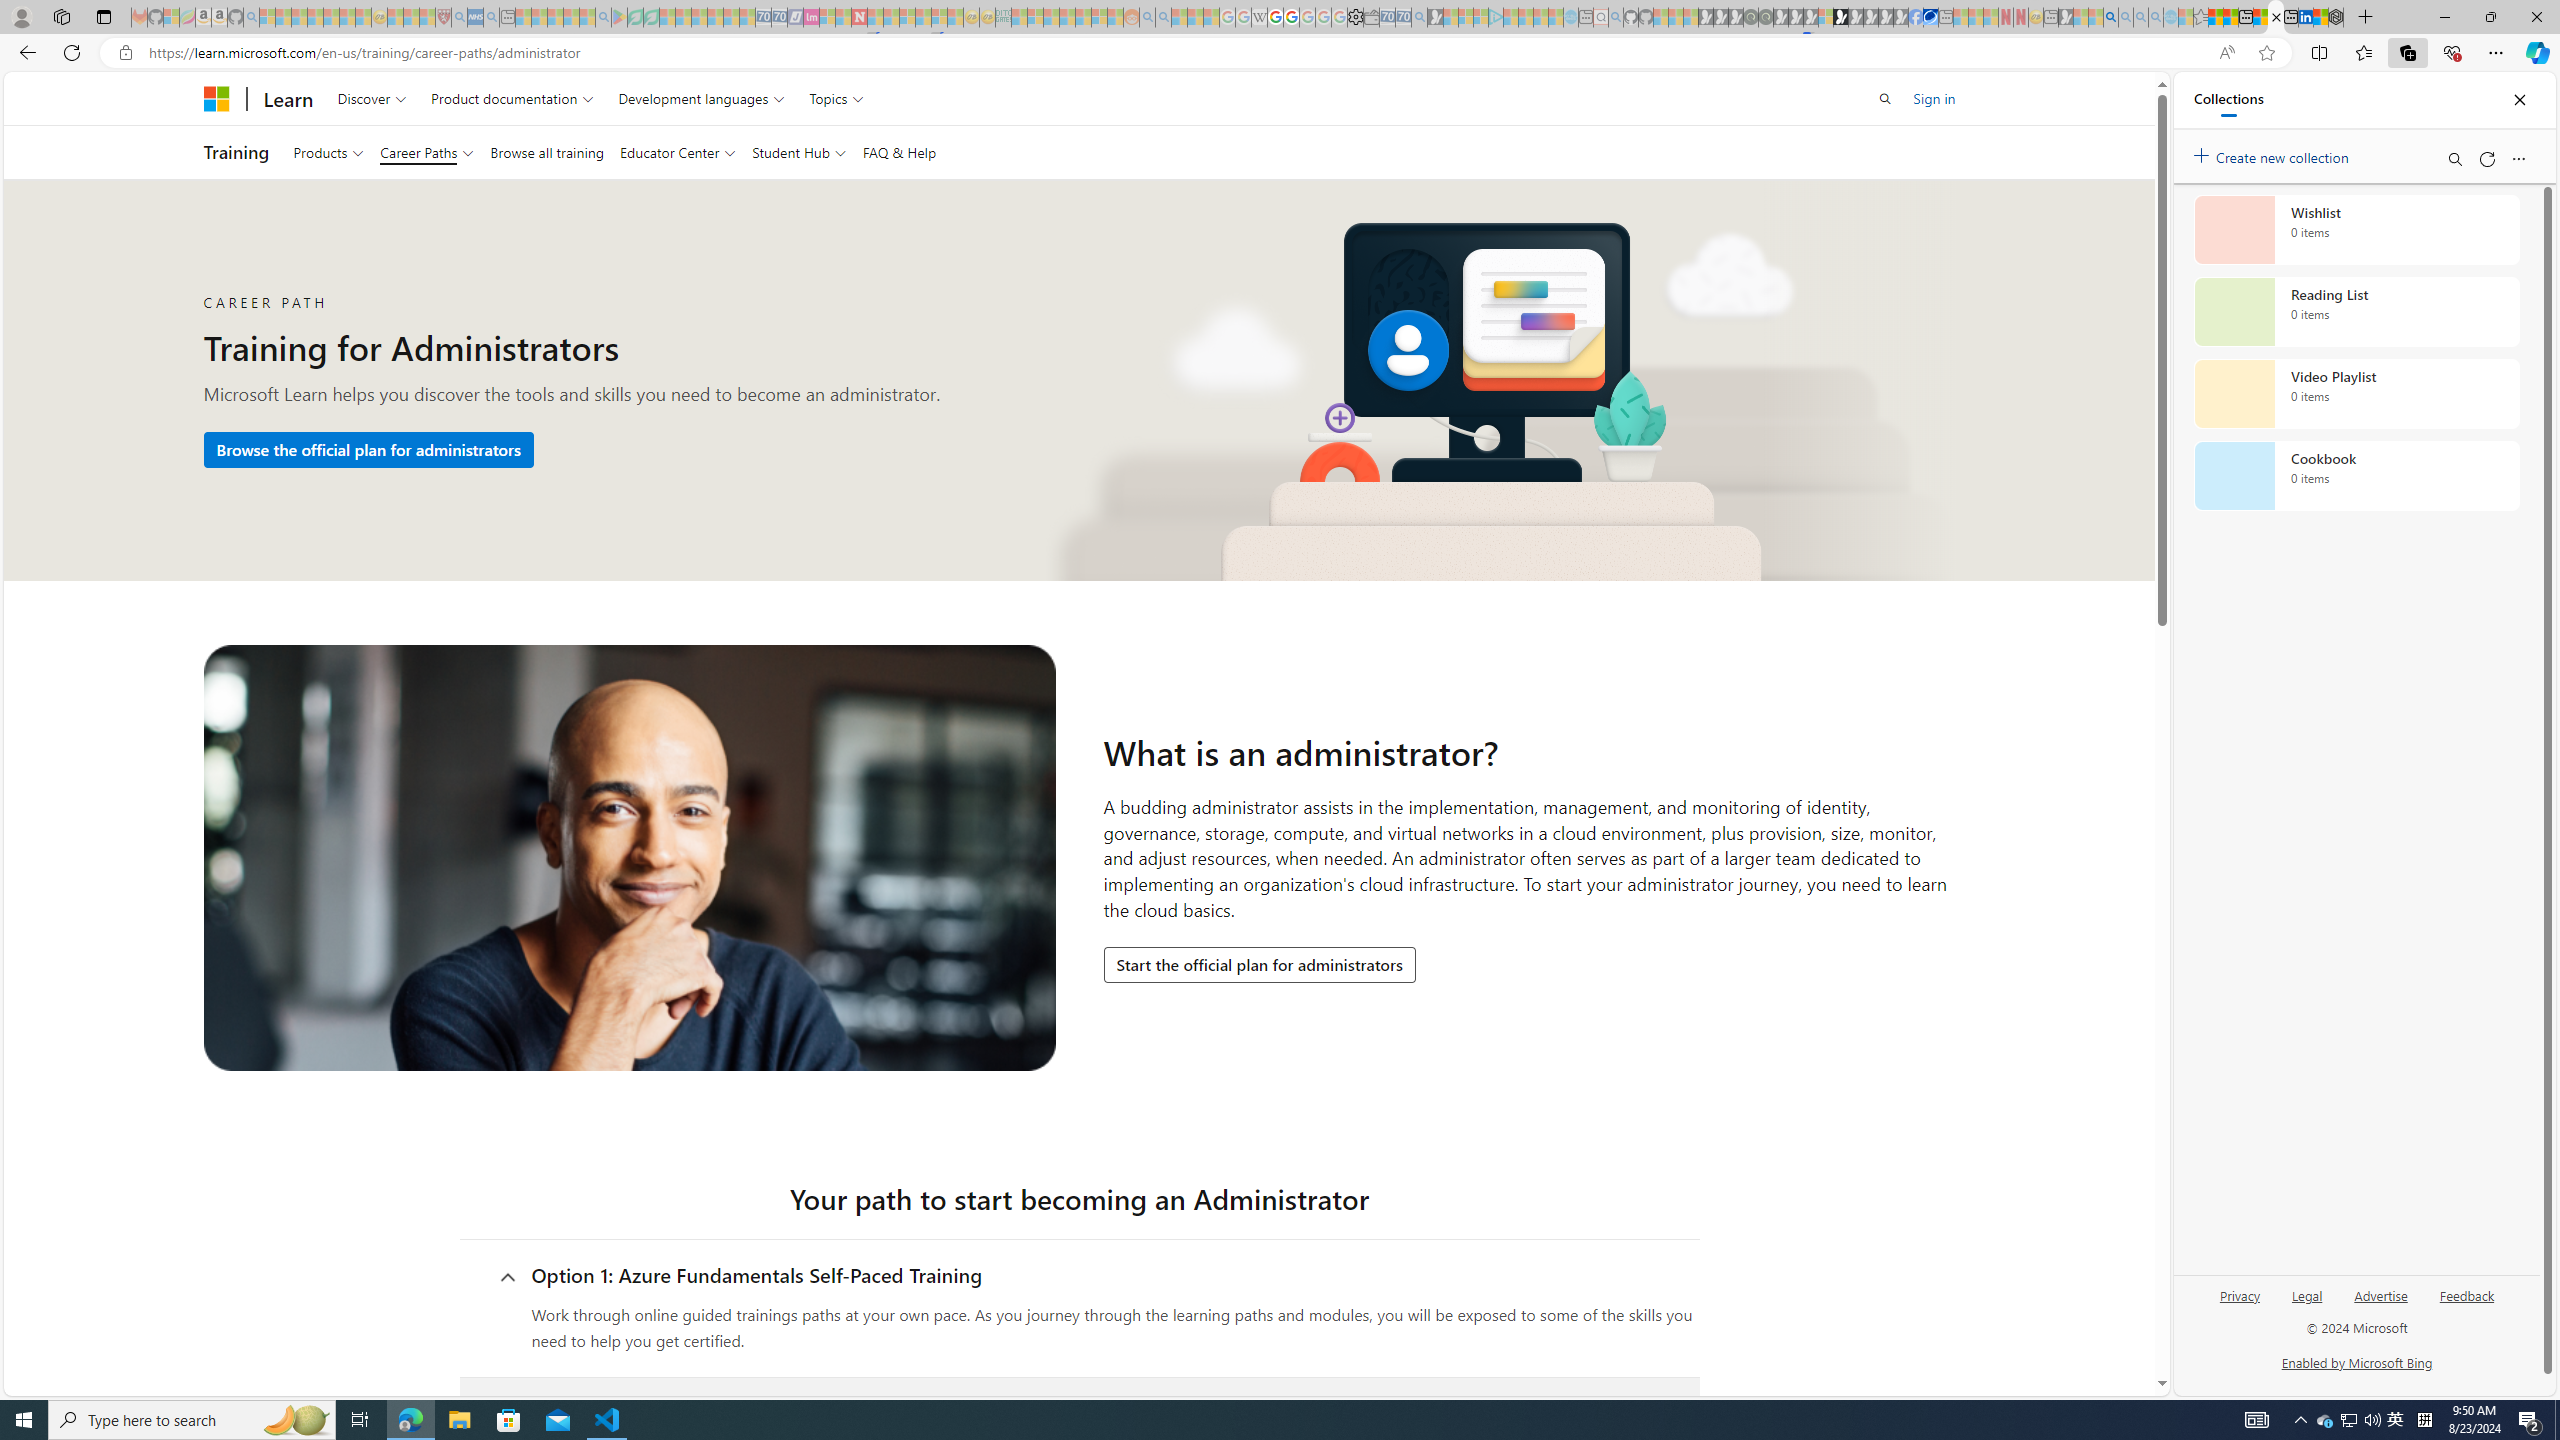 The width and height of the screenshot is (2560, 1440). Describe the element at coordinates (1259, 16) in the screenshot. I see `'Target page - Wikipedia - Sleeping'` at that location.